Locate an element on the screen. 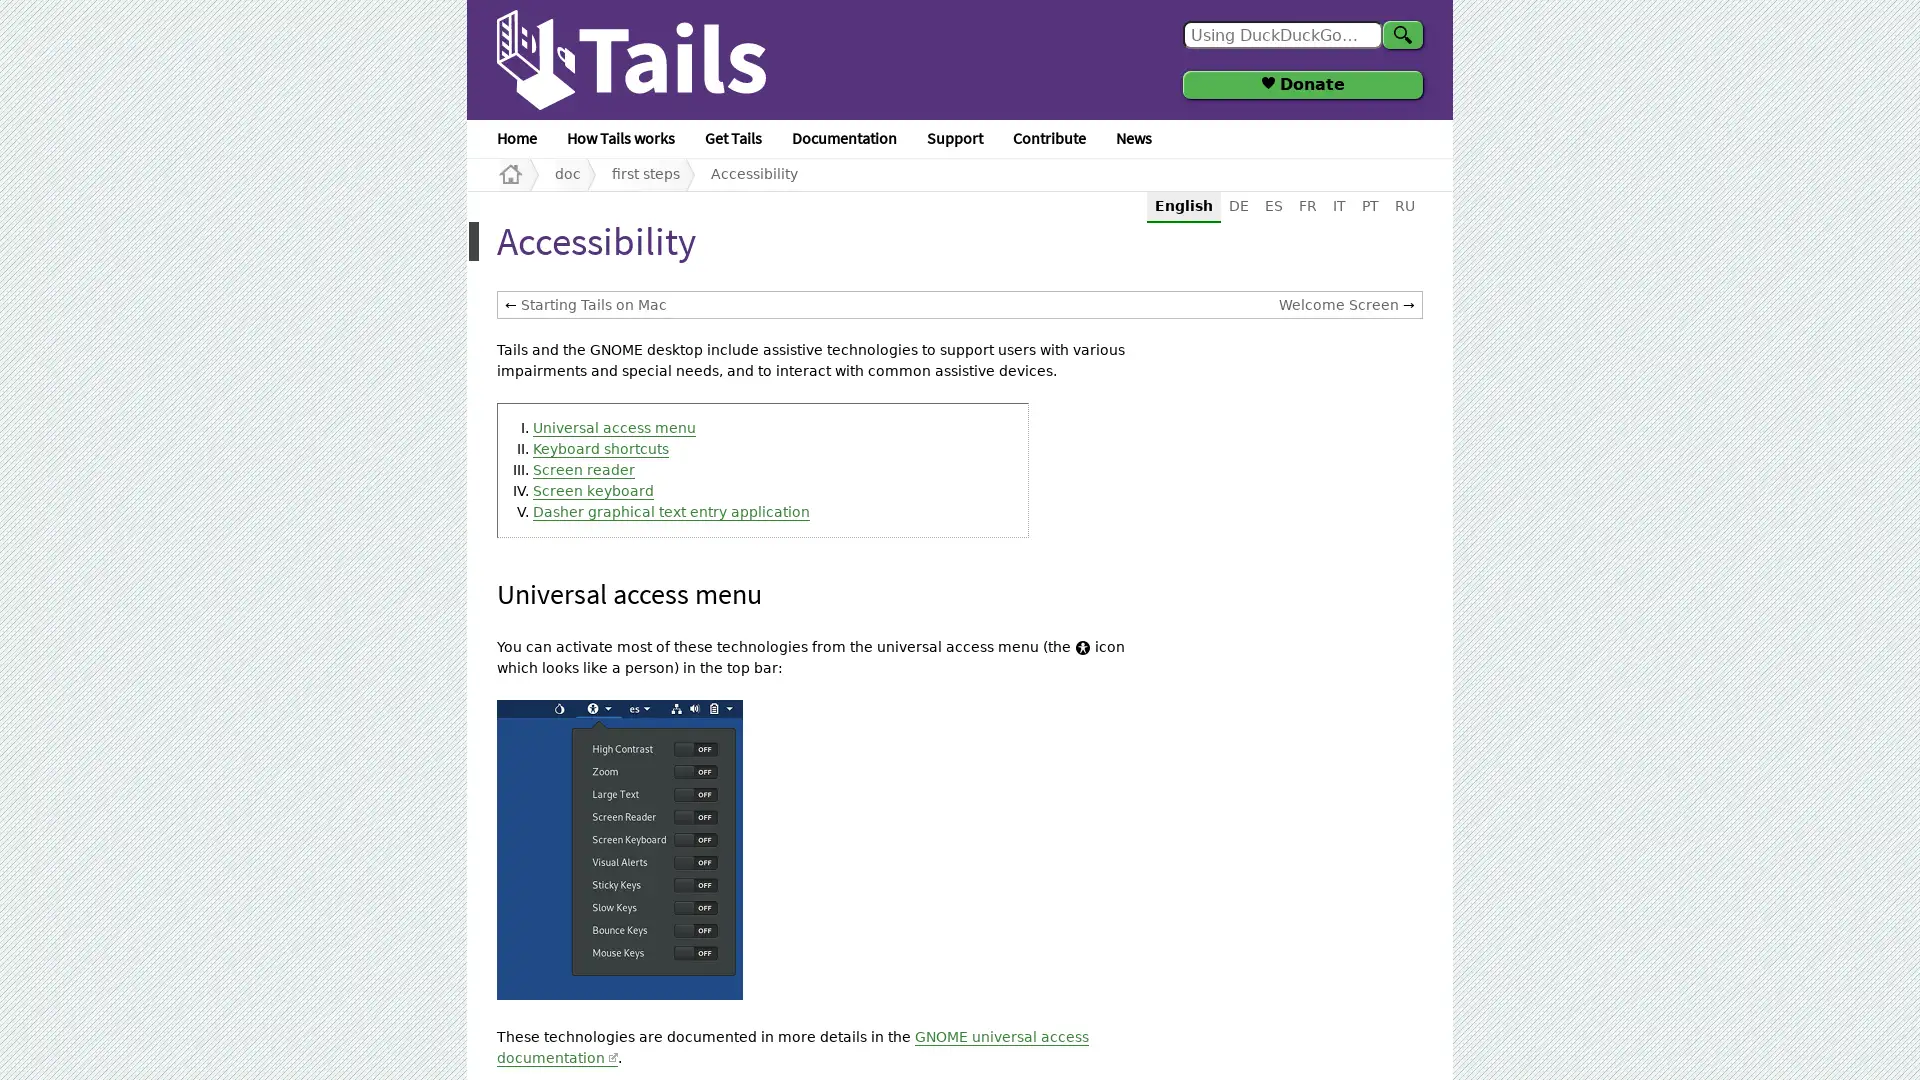 Image resolution: width=1920 pixels, height=1080 pixels. Search is located at coordinates (1401, 34).